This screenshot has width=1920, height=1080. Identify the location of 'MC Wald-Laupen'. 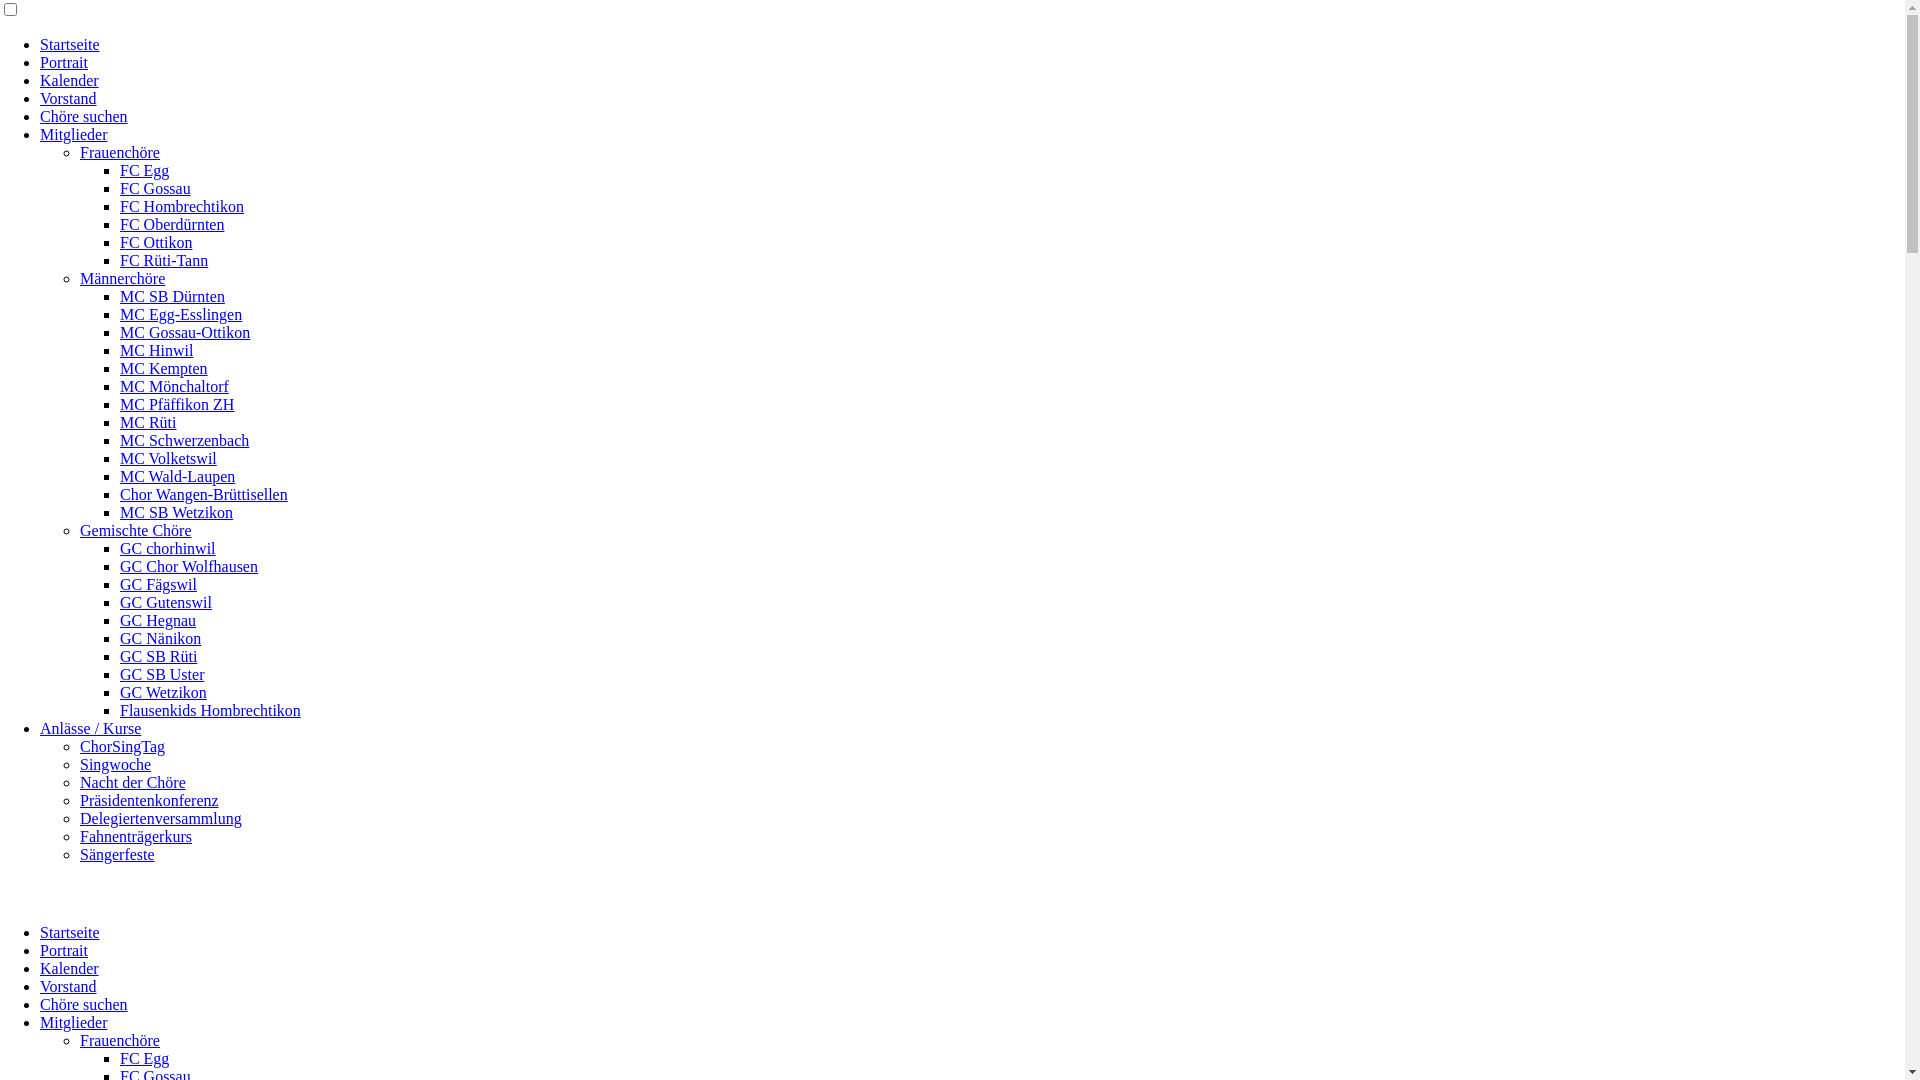
(177, 476).